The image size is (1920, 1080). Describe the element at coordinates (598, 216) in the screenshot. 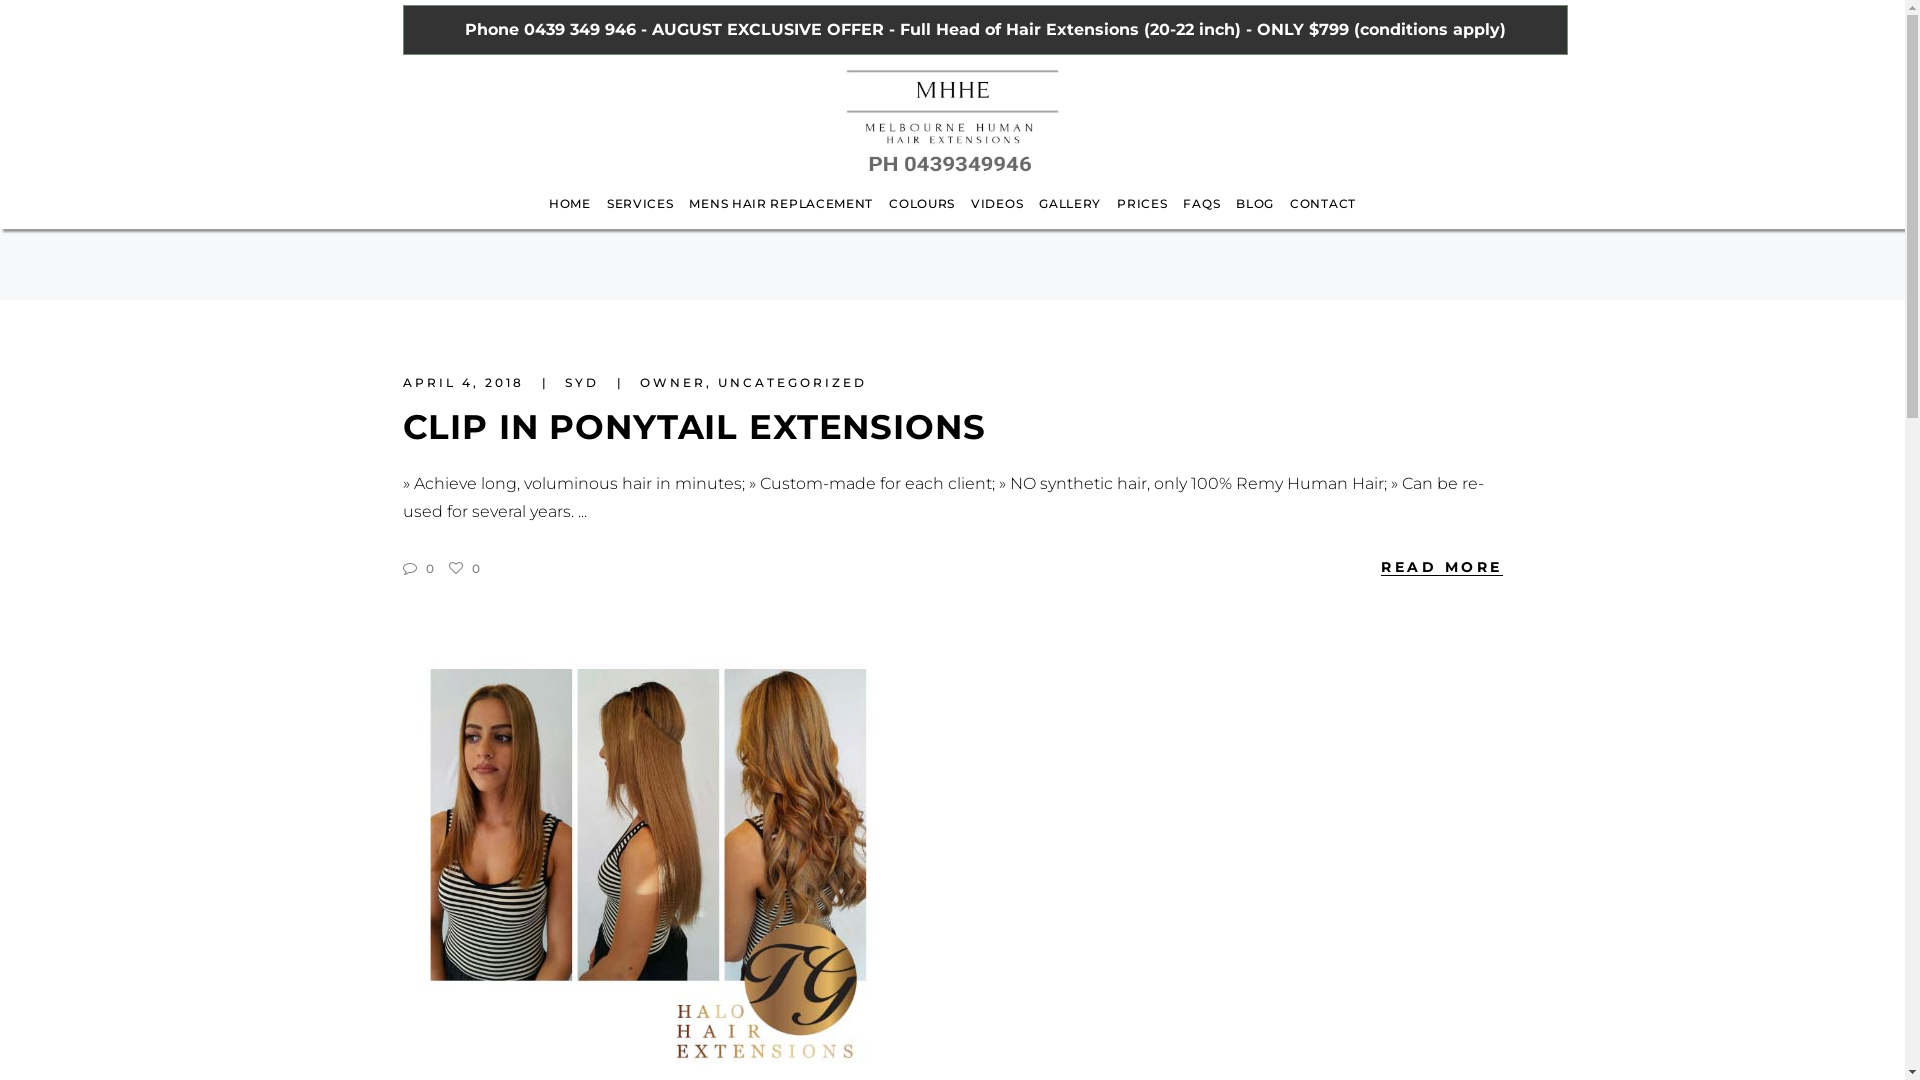

I see `'SERVICES'` at that location.